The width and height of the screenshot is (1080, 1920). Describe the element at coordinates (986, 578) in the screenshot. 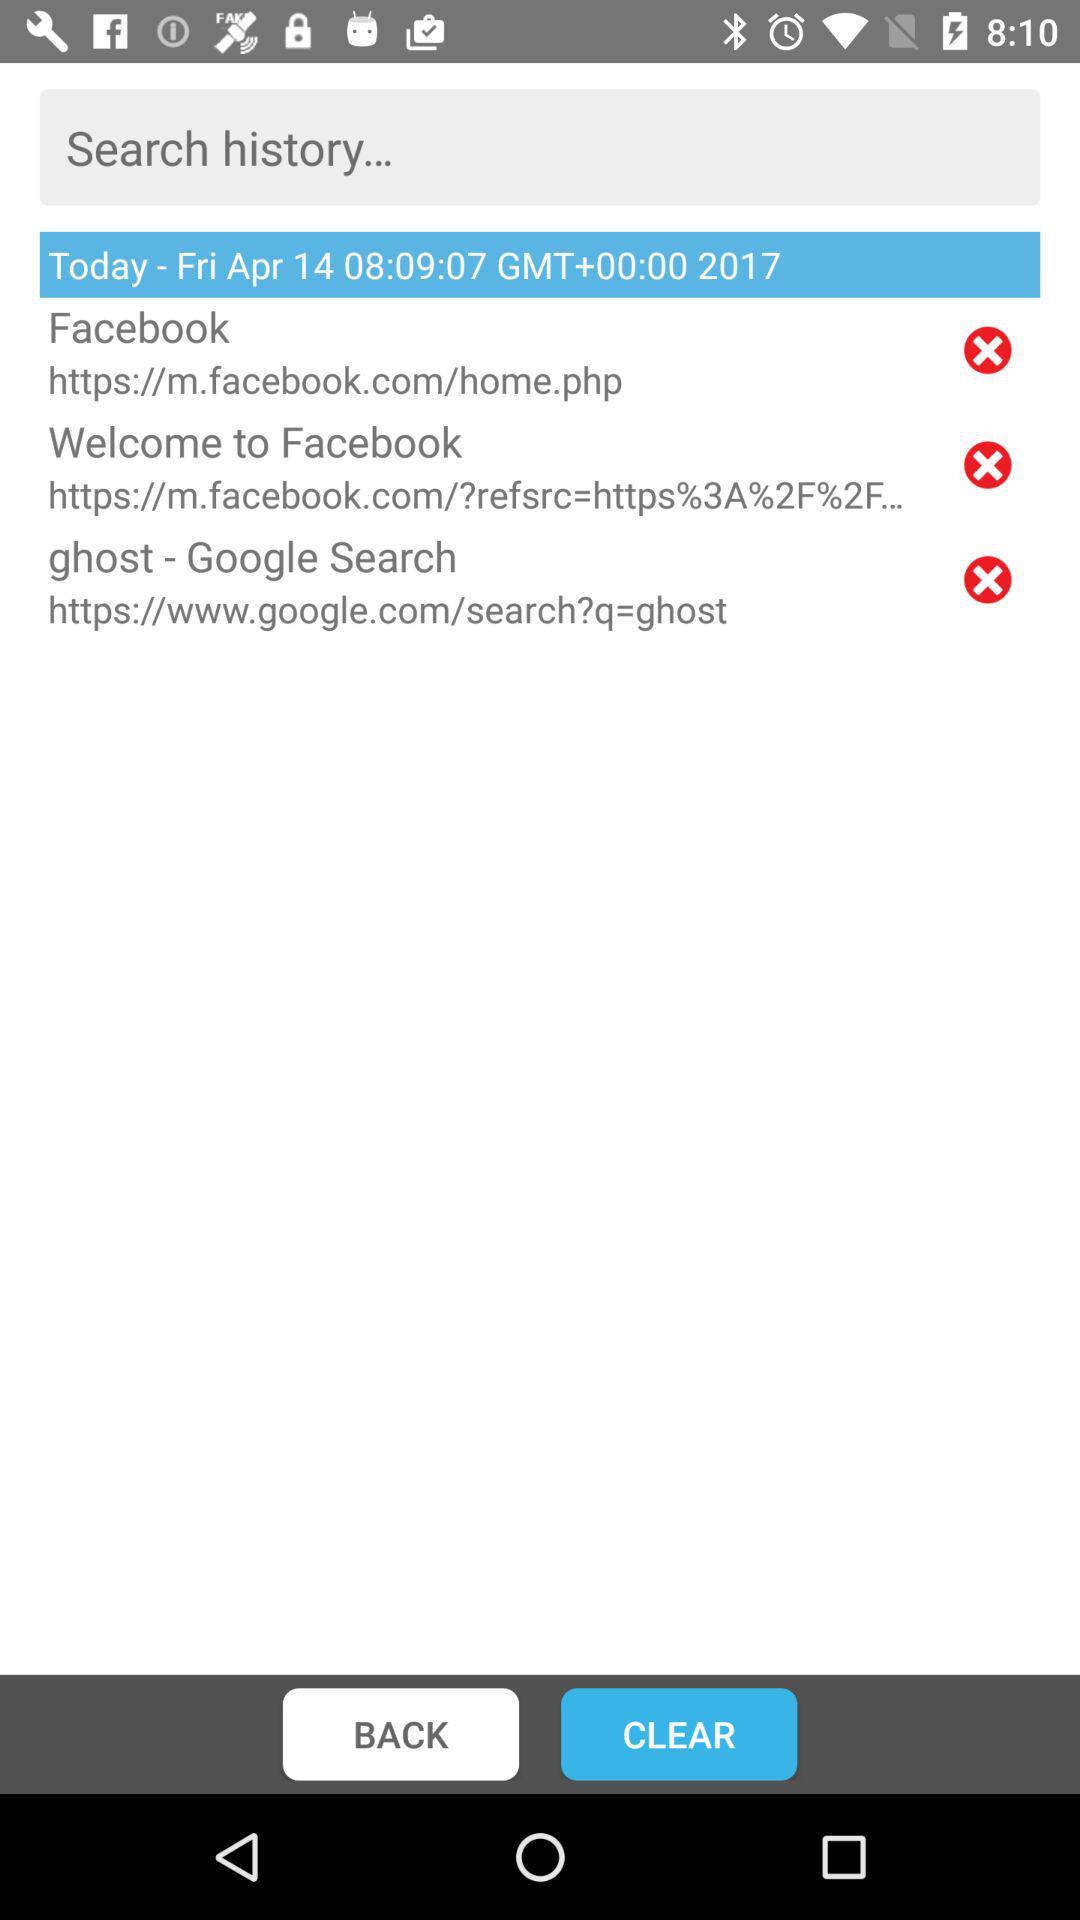

I see `delete entry` at that location.